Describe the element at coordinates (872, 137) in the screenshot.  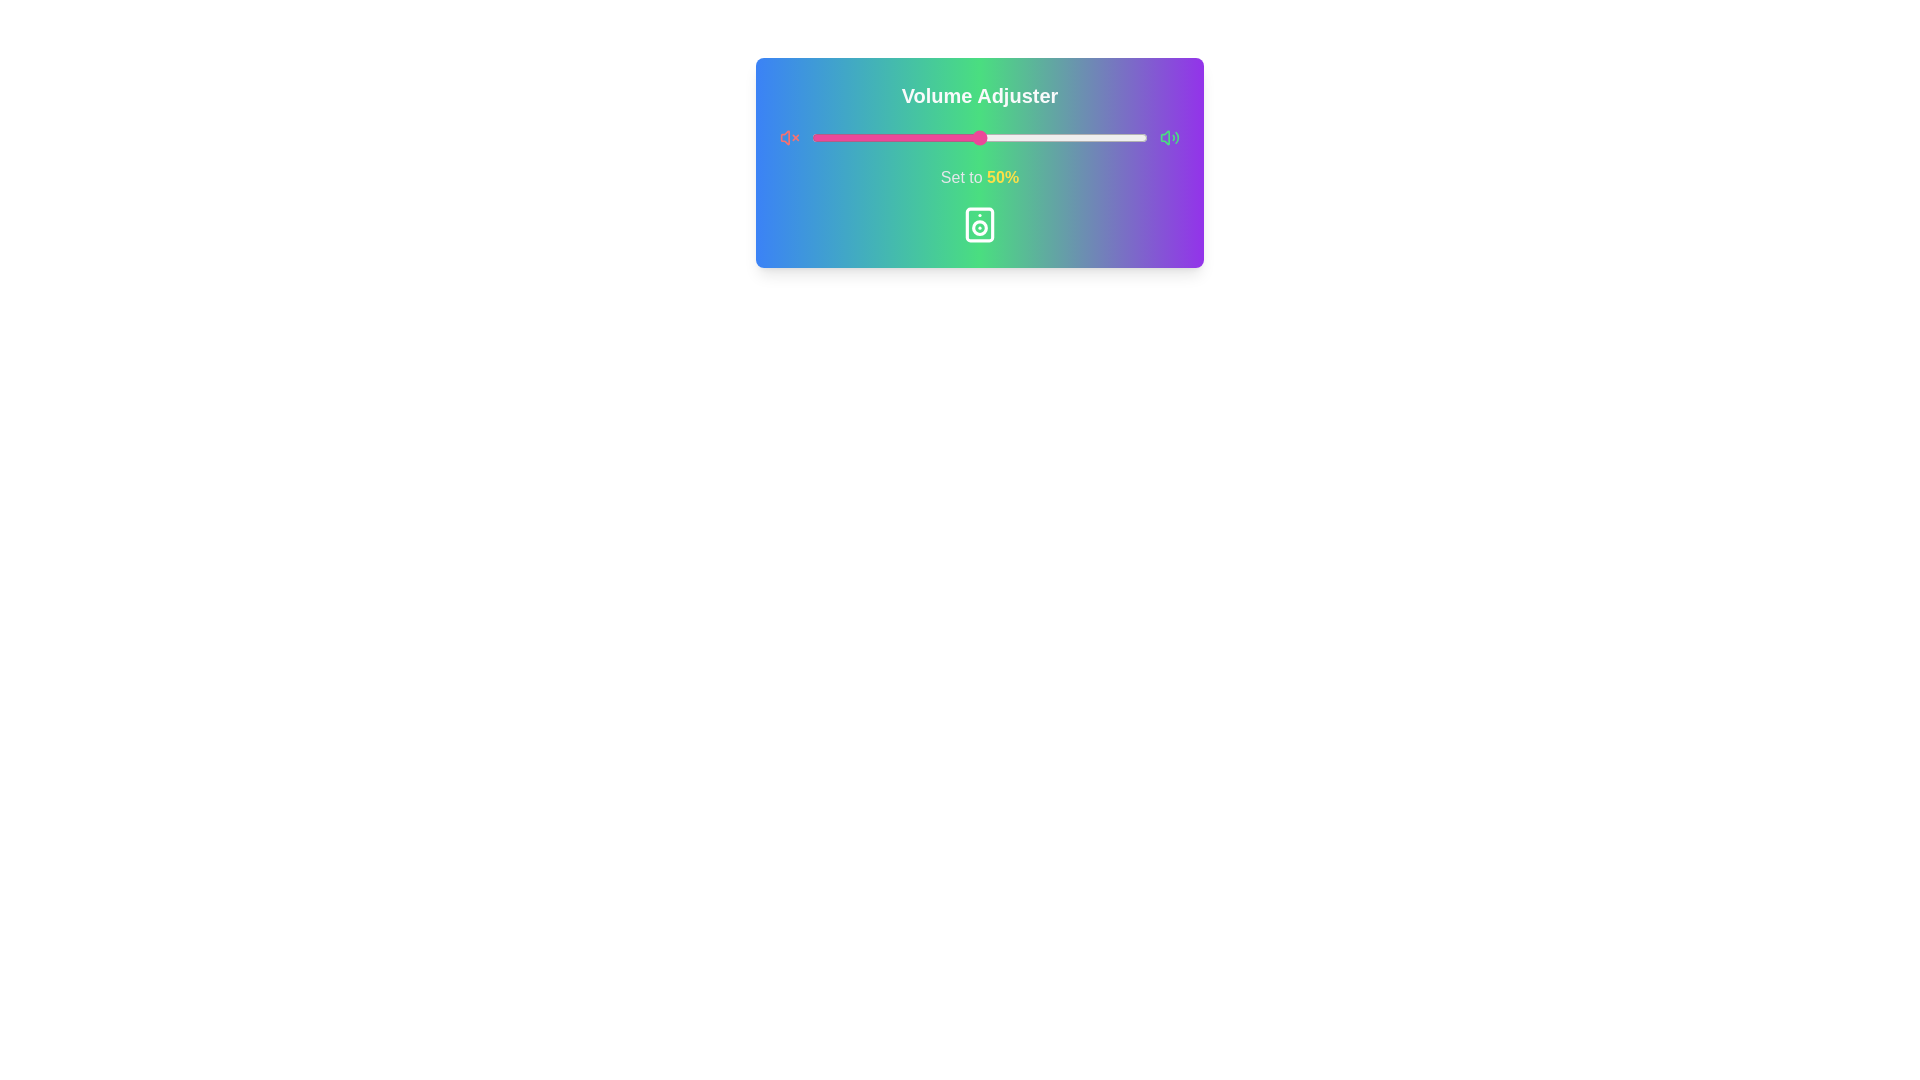
I see `the volume slider to 18%, where 18 is a value between 0 and 100` at that location.